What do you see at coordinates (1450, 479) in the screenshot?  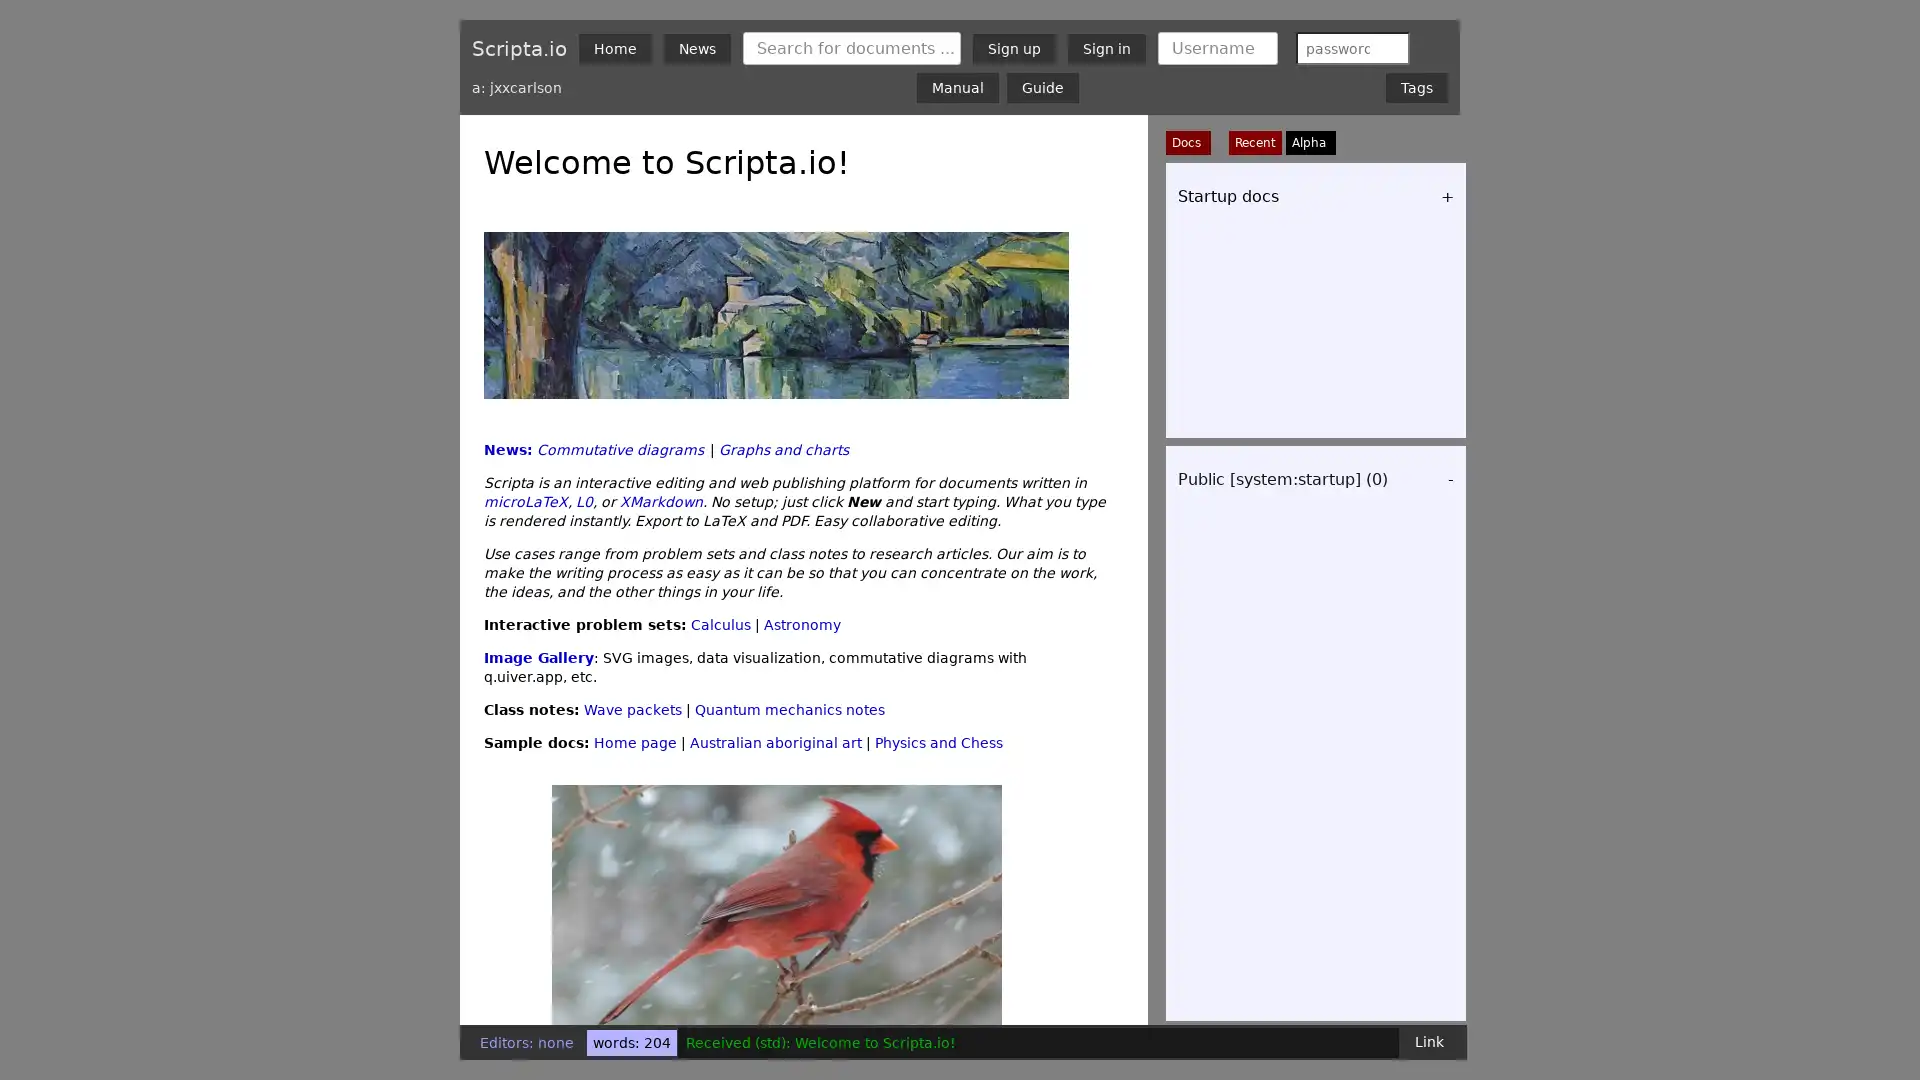 I see `-` at bounding box center [1450, 479].